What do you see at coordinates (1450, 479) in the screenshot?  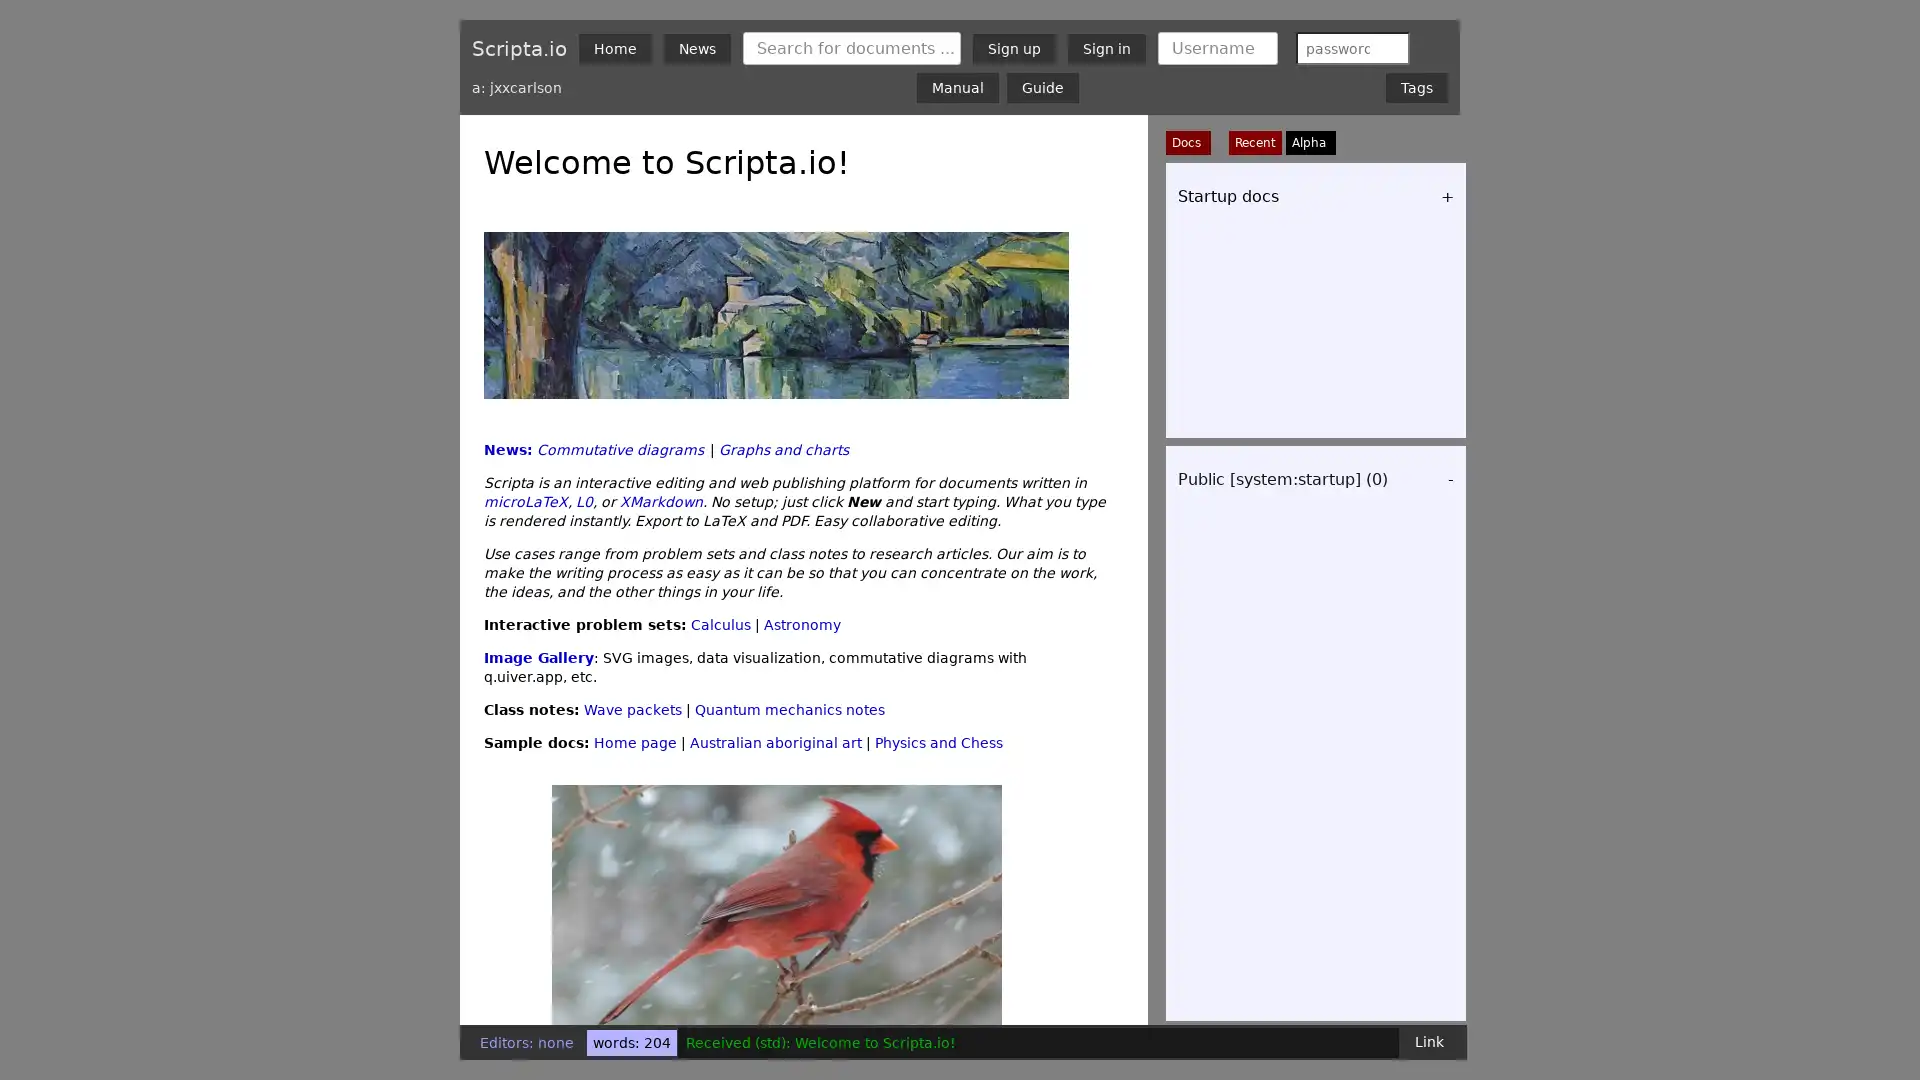 I see `-` at bounding box center [1450, 479].